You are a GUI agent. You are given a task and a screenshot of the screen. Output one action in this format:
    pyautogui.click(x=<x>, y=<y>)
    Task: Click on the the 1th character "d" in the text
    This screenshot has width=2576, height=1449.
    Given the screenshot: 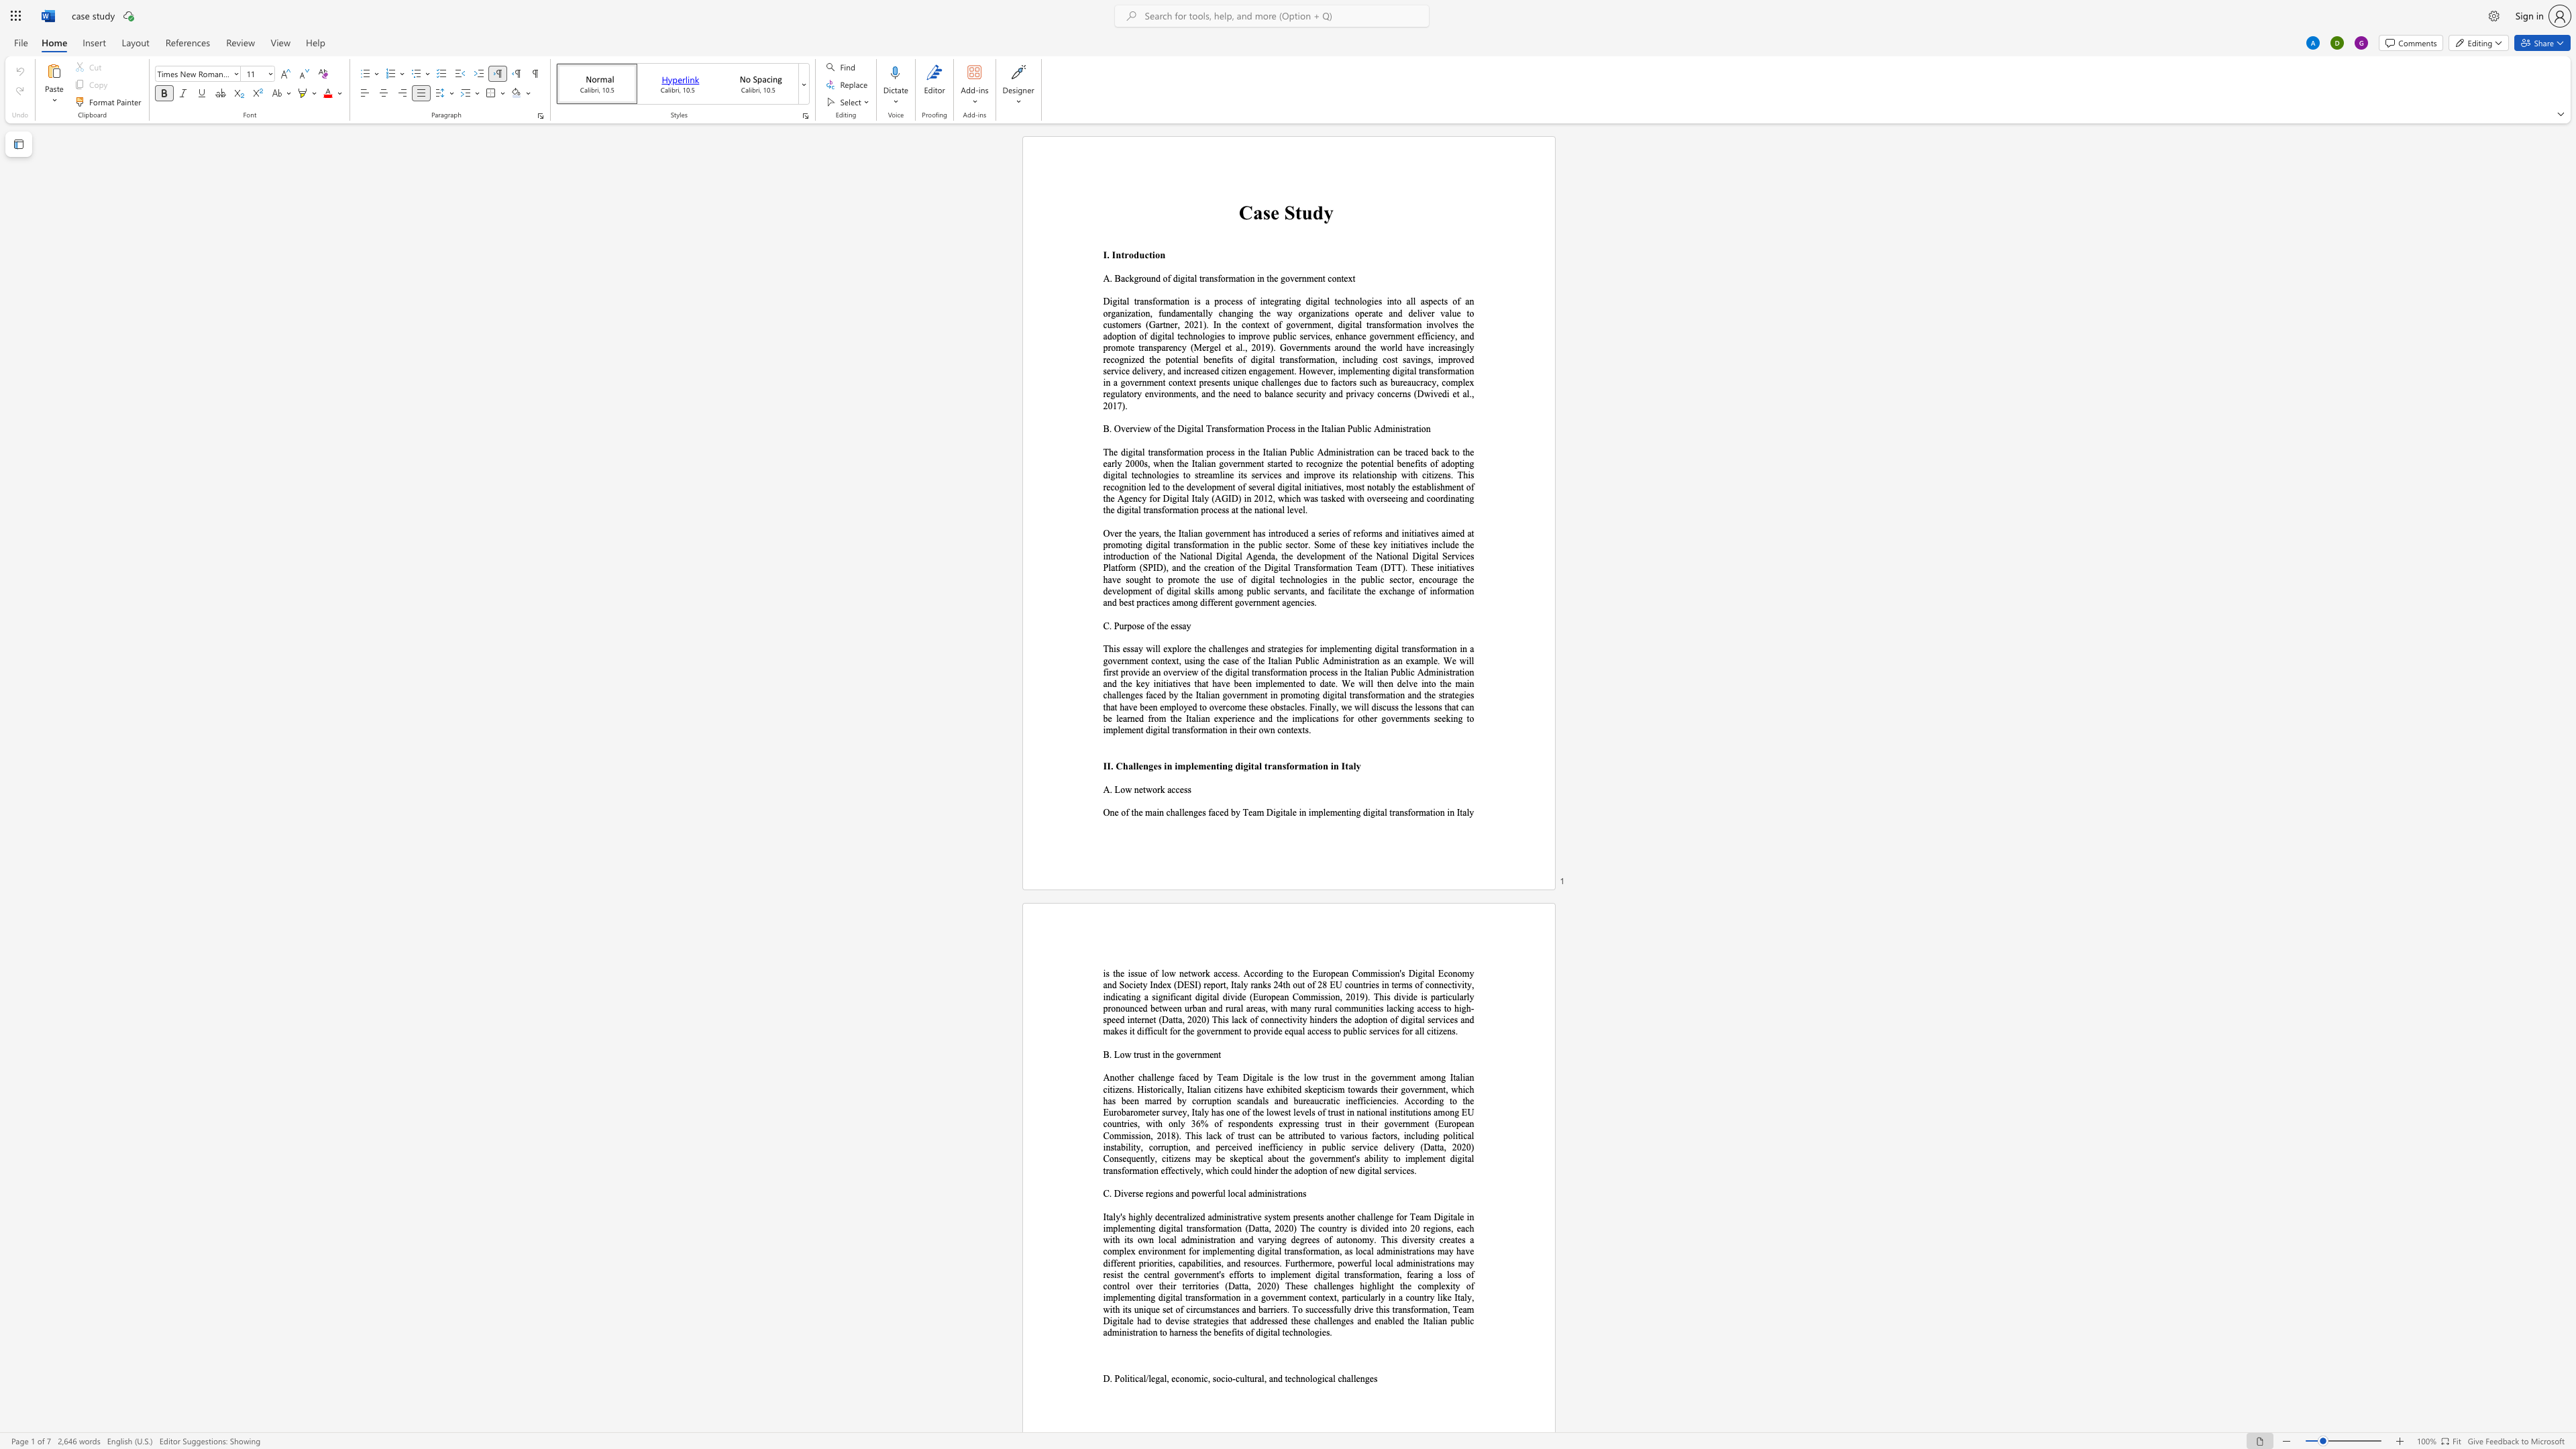 What is the action you would take?
    pyautogui.click(x=1323, y=1018)
    